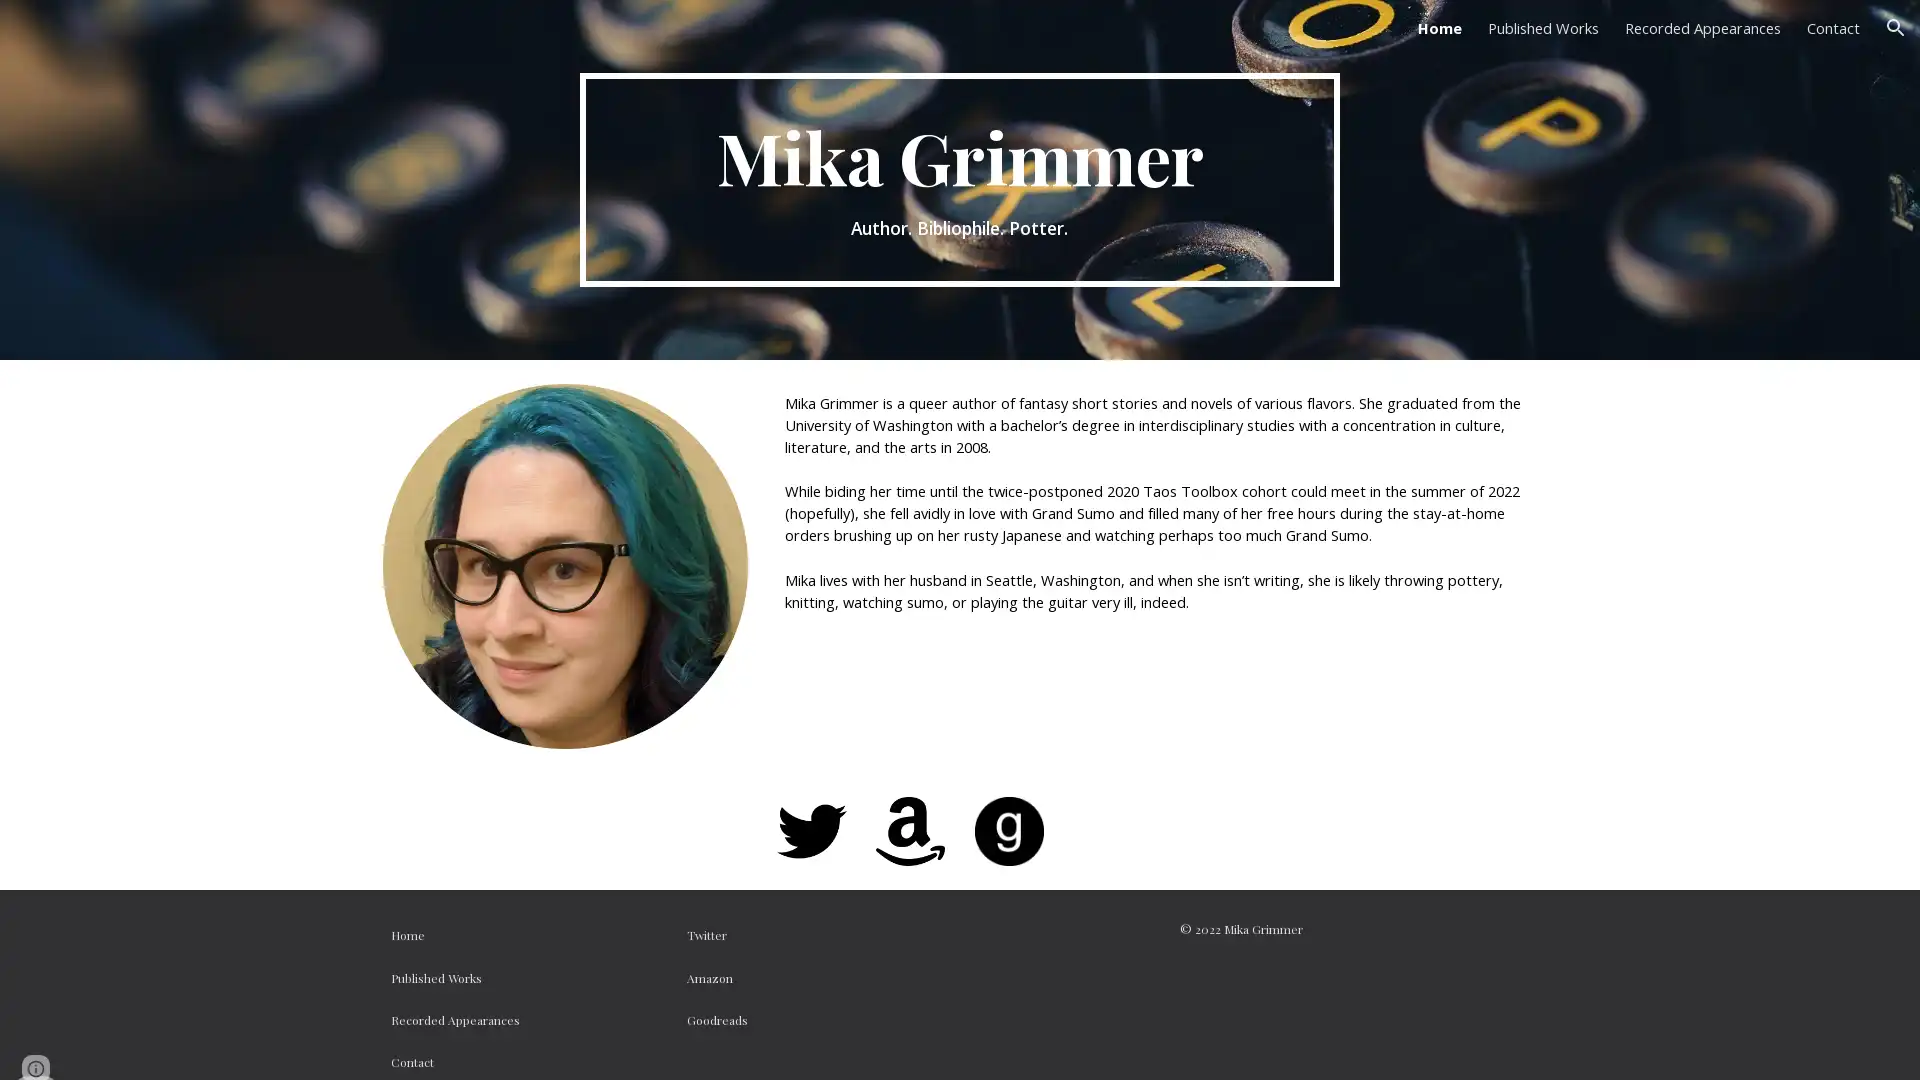 Image resolution: width=1920 pixels, height=1080 pixels. I want to click on Report abuse, so click(183, 1044).